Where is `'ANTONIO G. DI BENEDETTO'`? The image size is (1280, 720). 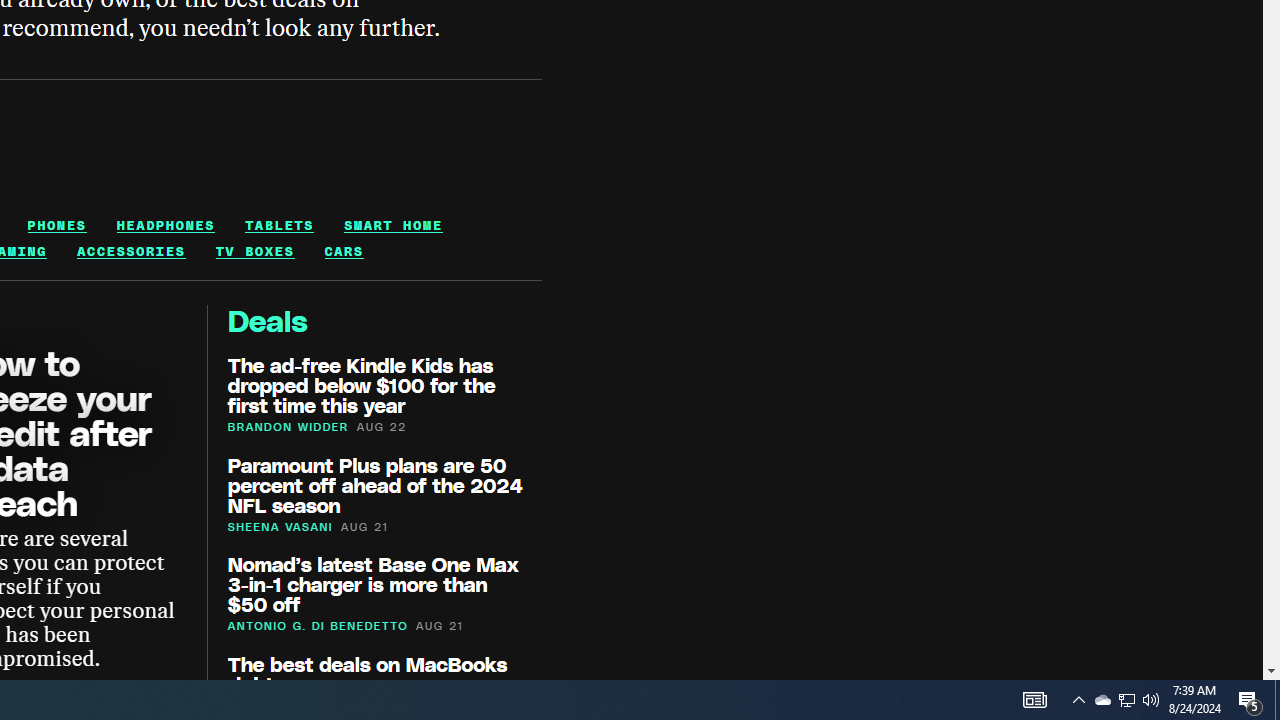 'ANTONIO G. DI BENEDETTO' is located at coordinates (317, 625).